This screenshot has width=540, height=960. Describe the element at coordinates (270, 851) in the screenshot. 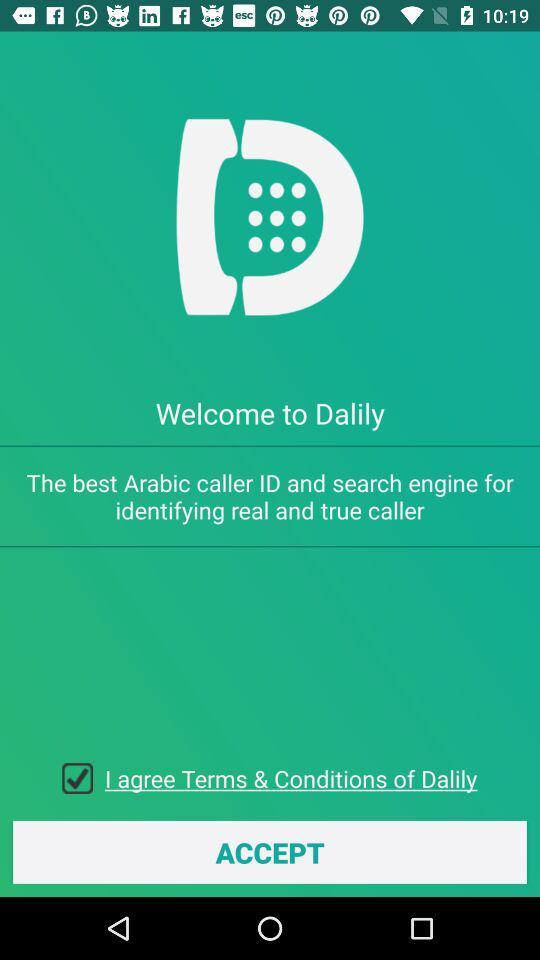

I see `accept item` at that location.